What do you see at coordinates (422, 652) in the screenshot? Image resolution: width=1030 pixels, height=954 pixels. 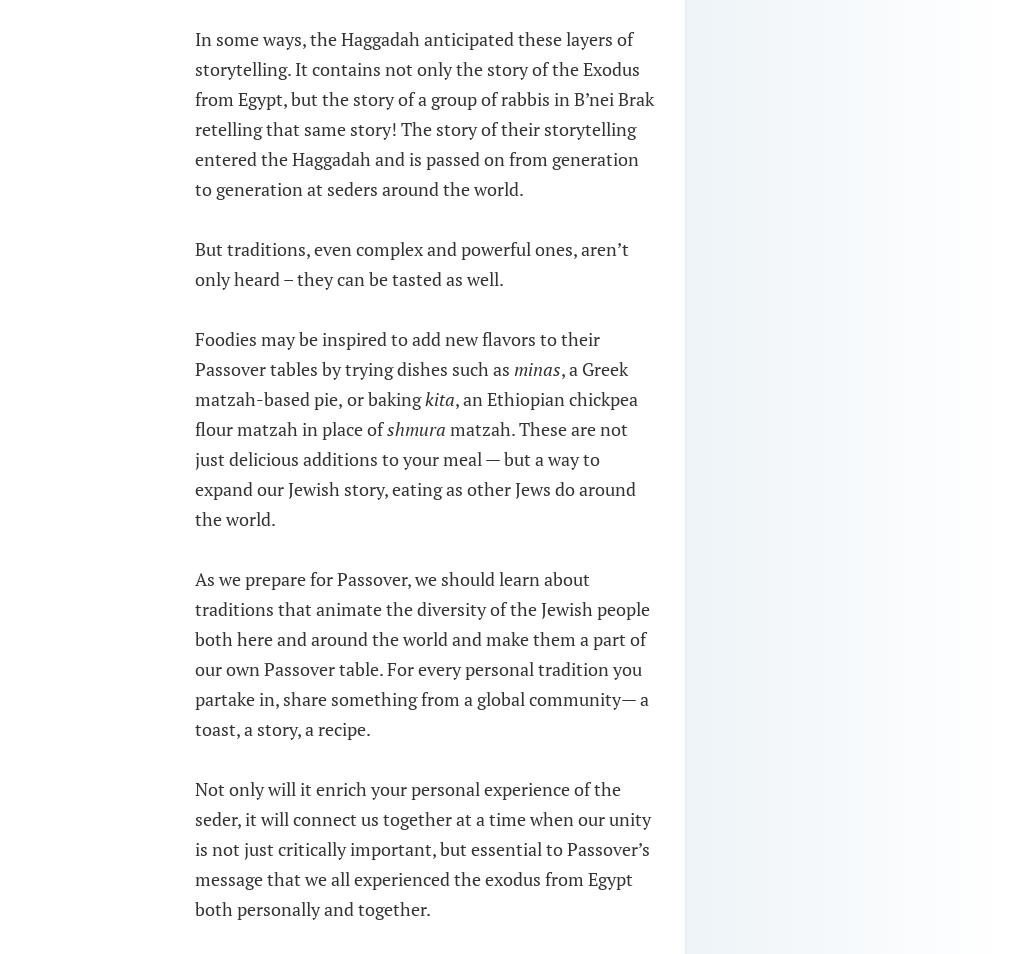 I see `'As we prepare for Passover, we should learn about traditions that animate the diversity of the Jewish people both here and around the world and make them a part of our own Passover table. For every personal tradition you partake in, share something from a global community— a toast, a story, a recipe.'` at bounding box center [422, 652].